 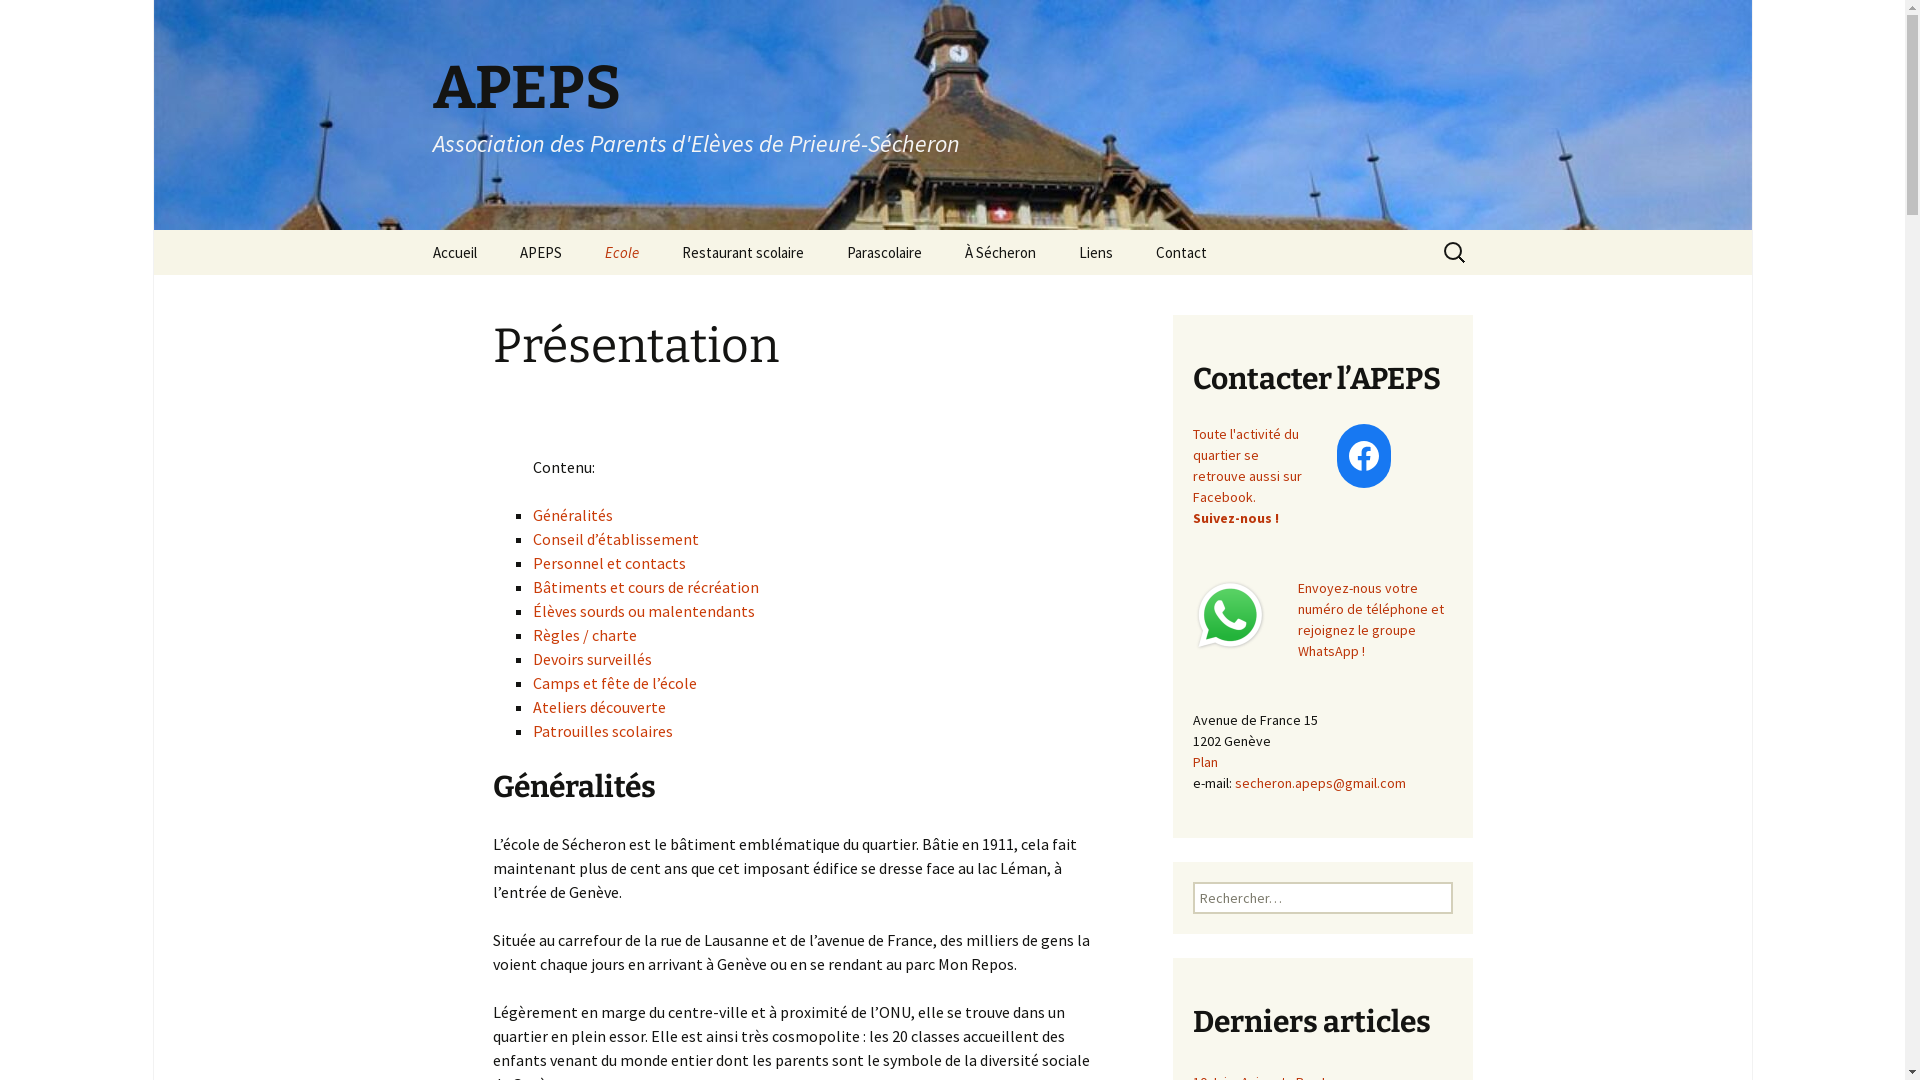 What do you see at coordinates (1181, 251) in the screenshot?
I see `'Contact'` at bounding box center [1181, 251].